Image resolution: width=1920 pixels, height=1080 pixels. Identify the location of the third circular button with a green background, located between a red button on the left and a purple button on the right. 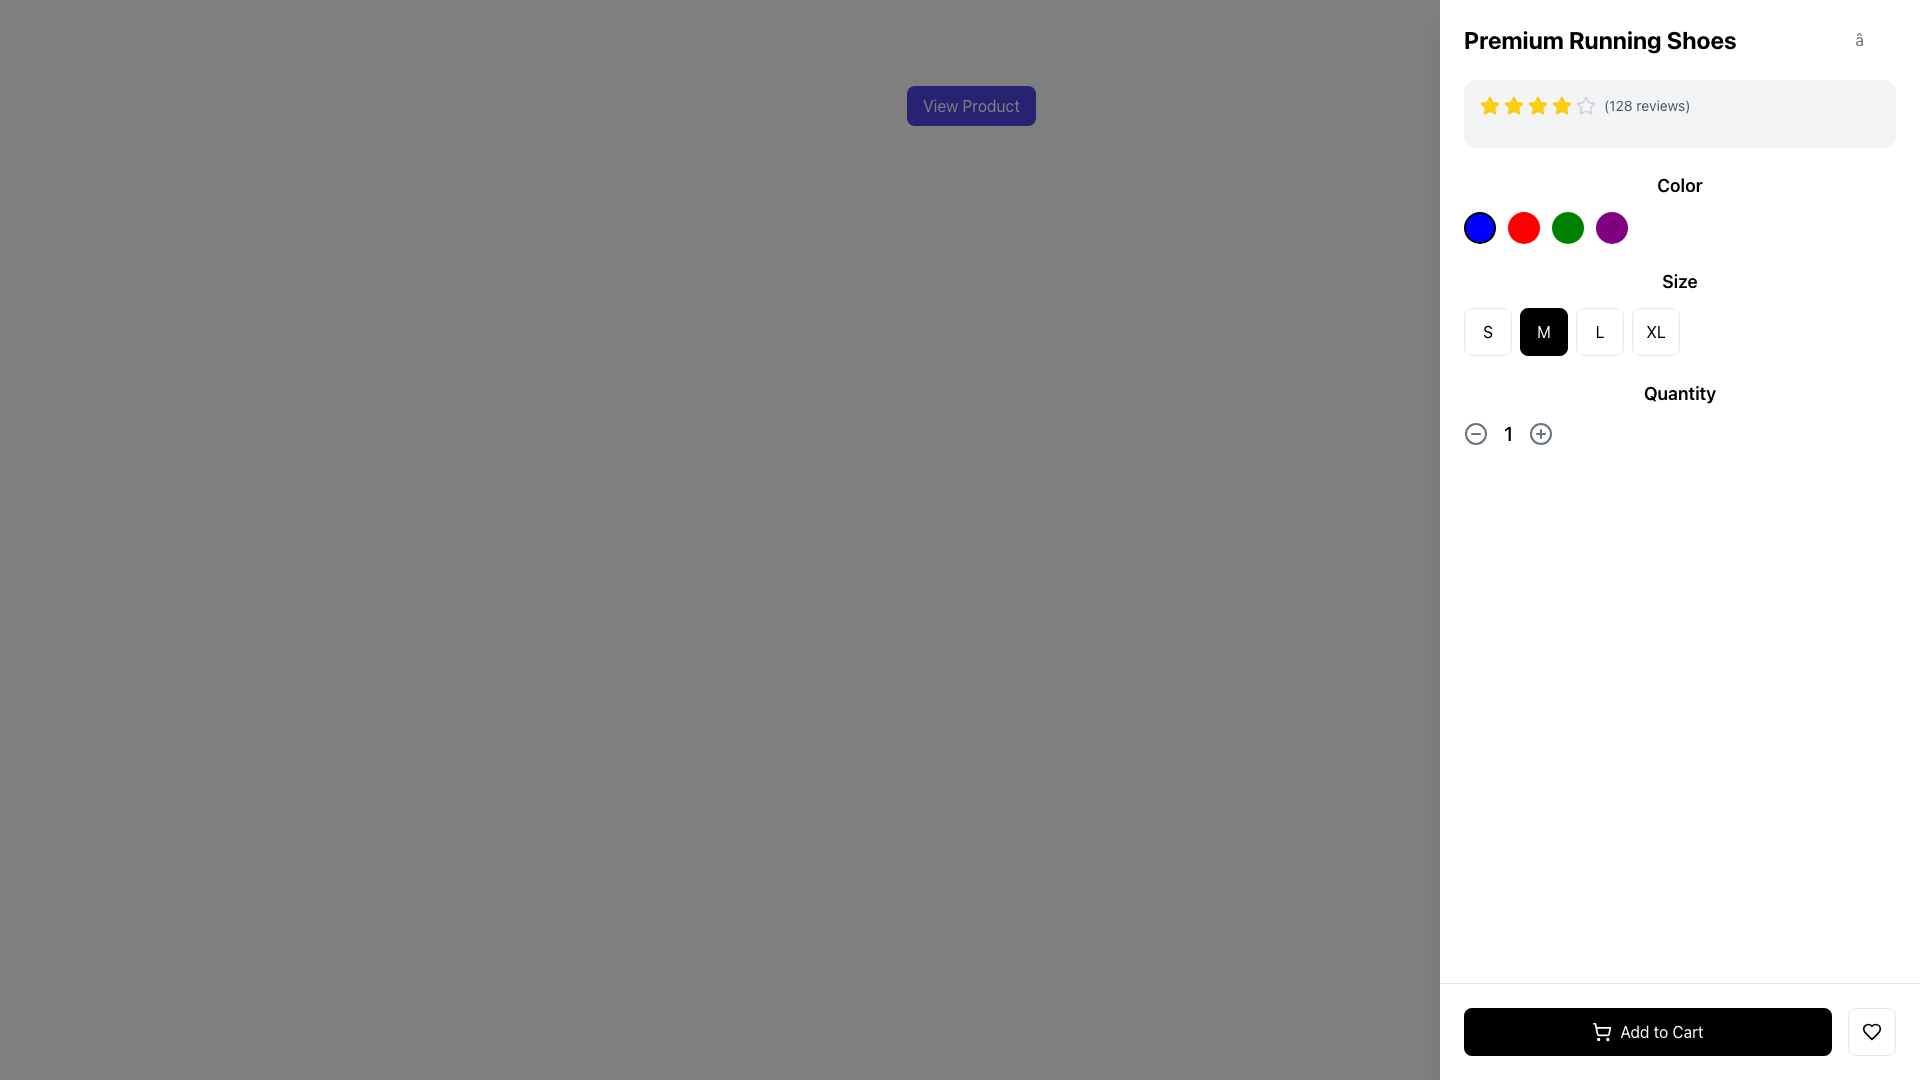
(1567, 226).